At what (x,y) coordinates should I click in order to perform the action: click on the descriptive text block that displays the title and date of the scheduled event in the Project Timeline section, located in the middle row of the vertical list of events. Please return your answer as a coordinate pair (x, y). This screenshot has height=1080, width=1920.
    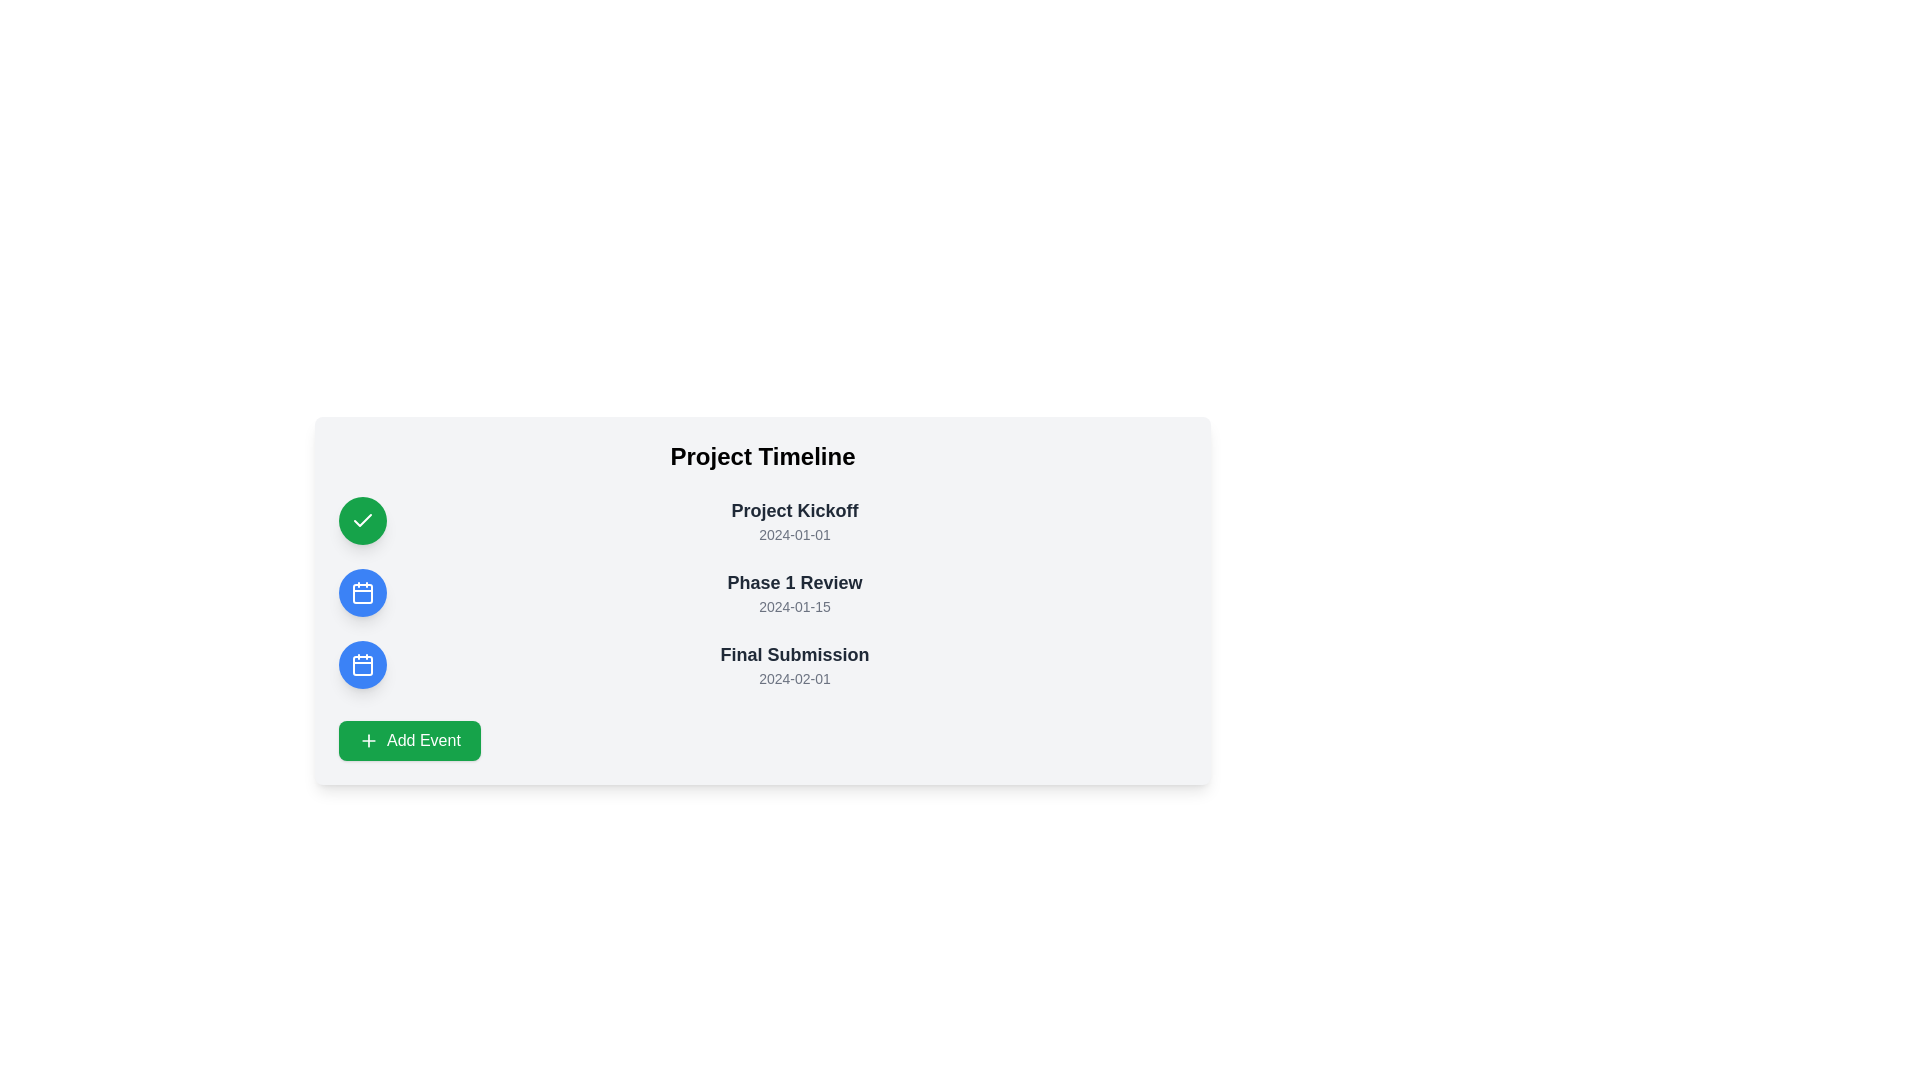
    Looking at the image, I should click on (794, 592).